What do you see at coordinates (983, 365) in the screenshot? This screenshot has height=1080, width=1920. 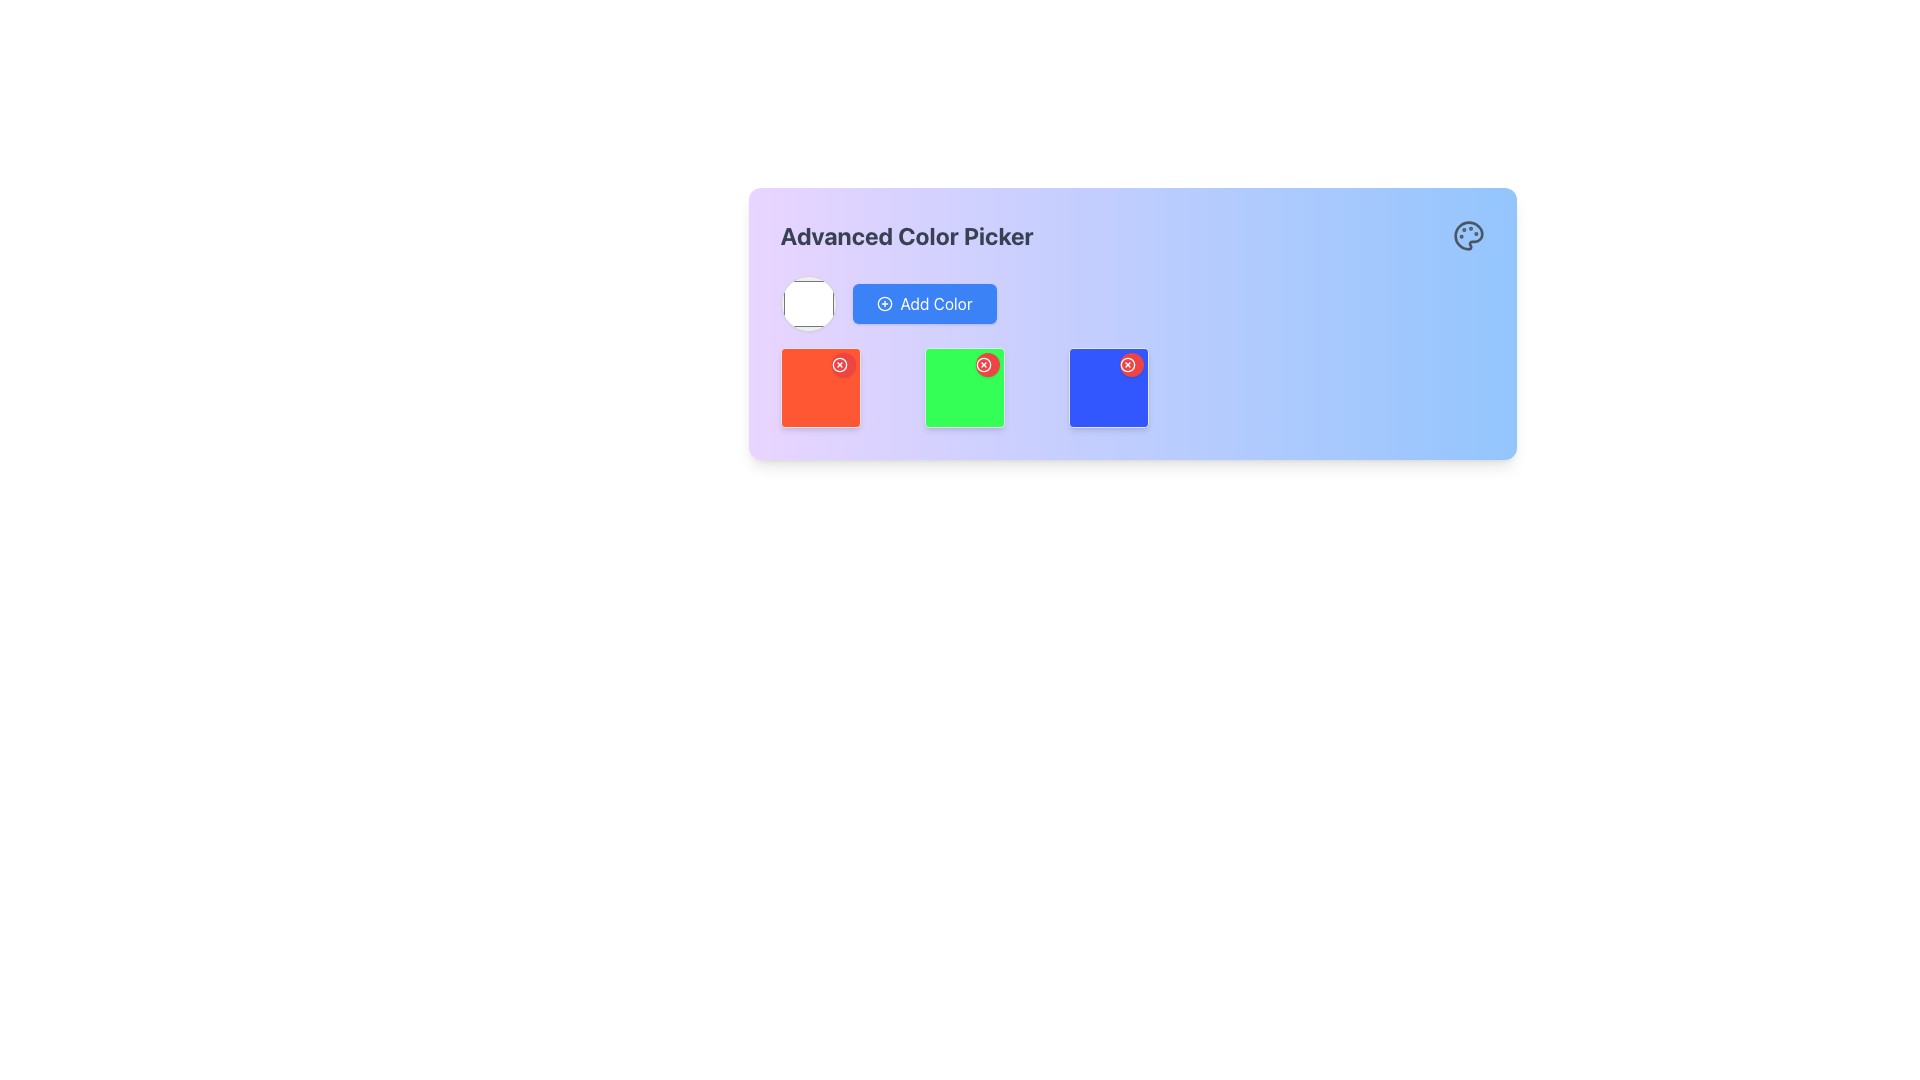 I see `the delete button located at the top-right corner of the green color square` at bounding box center [983, 365].